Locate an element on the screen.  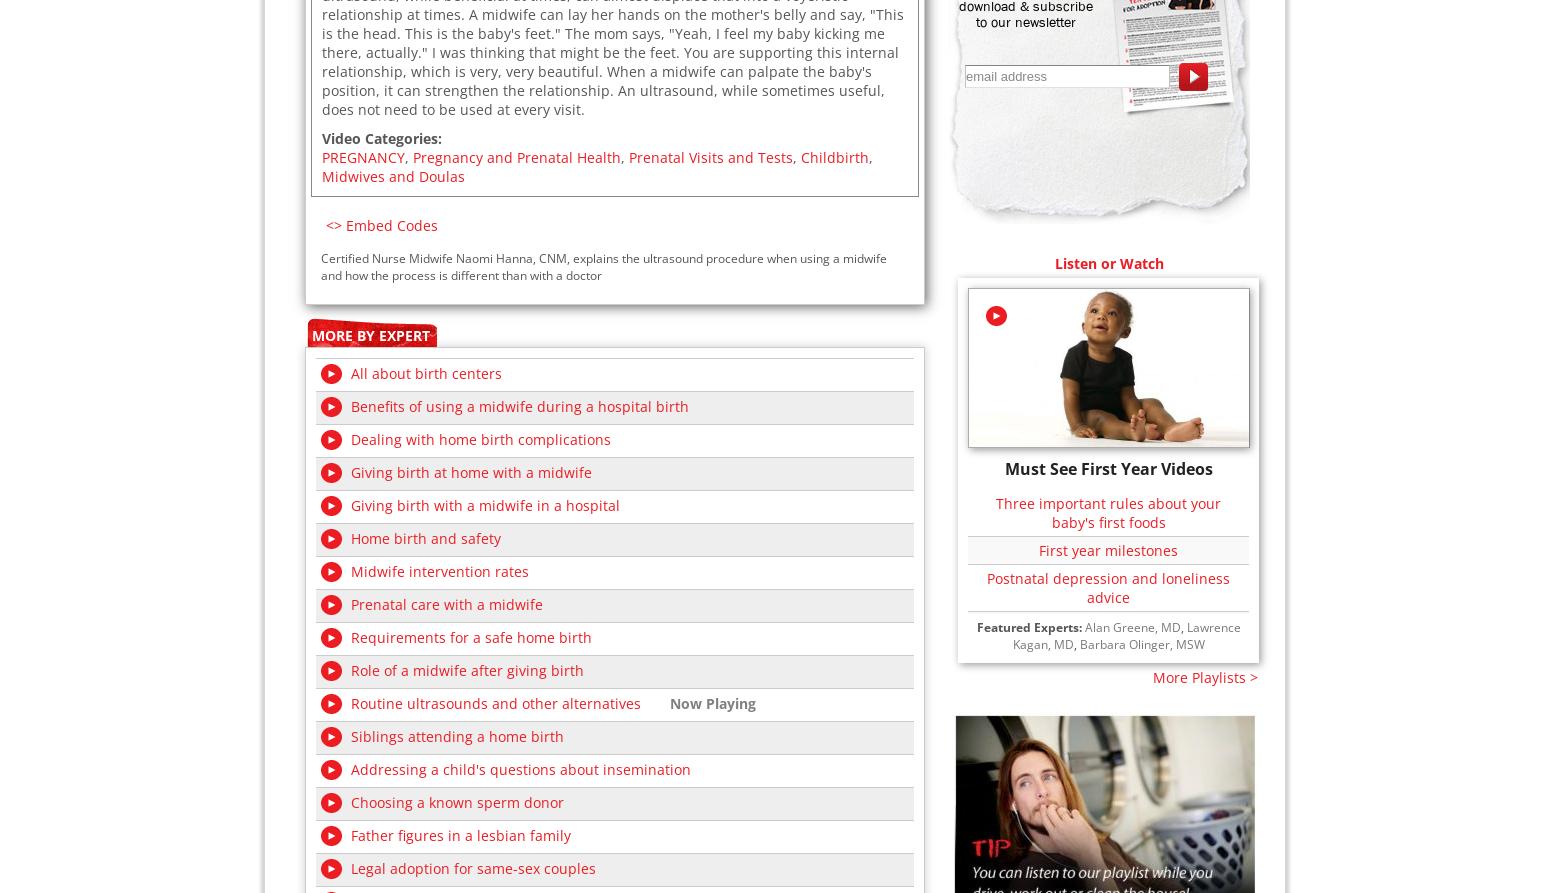
'Postnatal depression and loneliness advice' is located at coordinates (1107, 585).